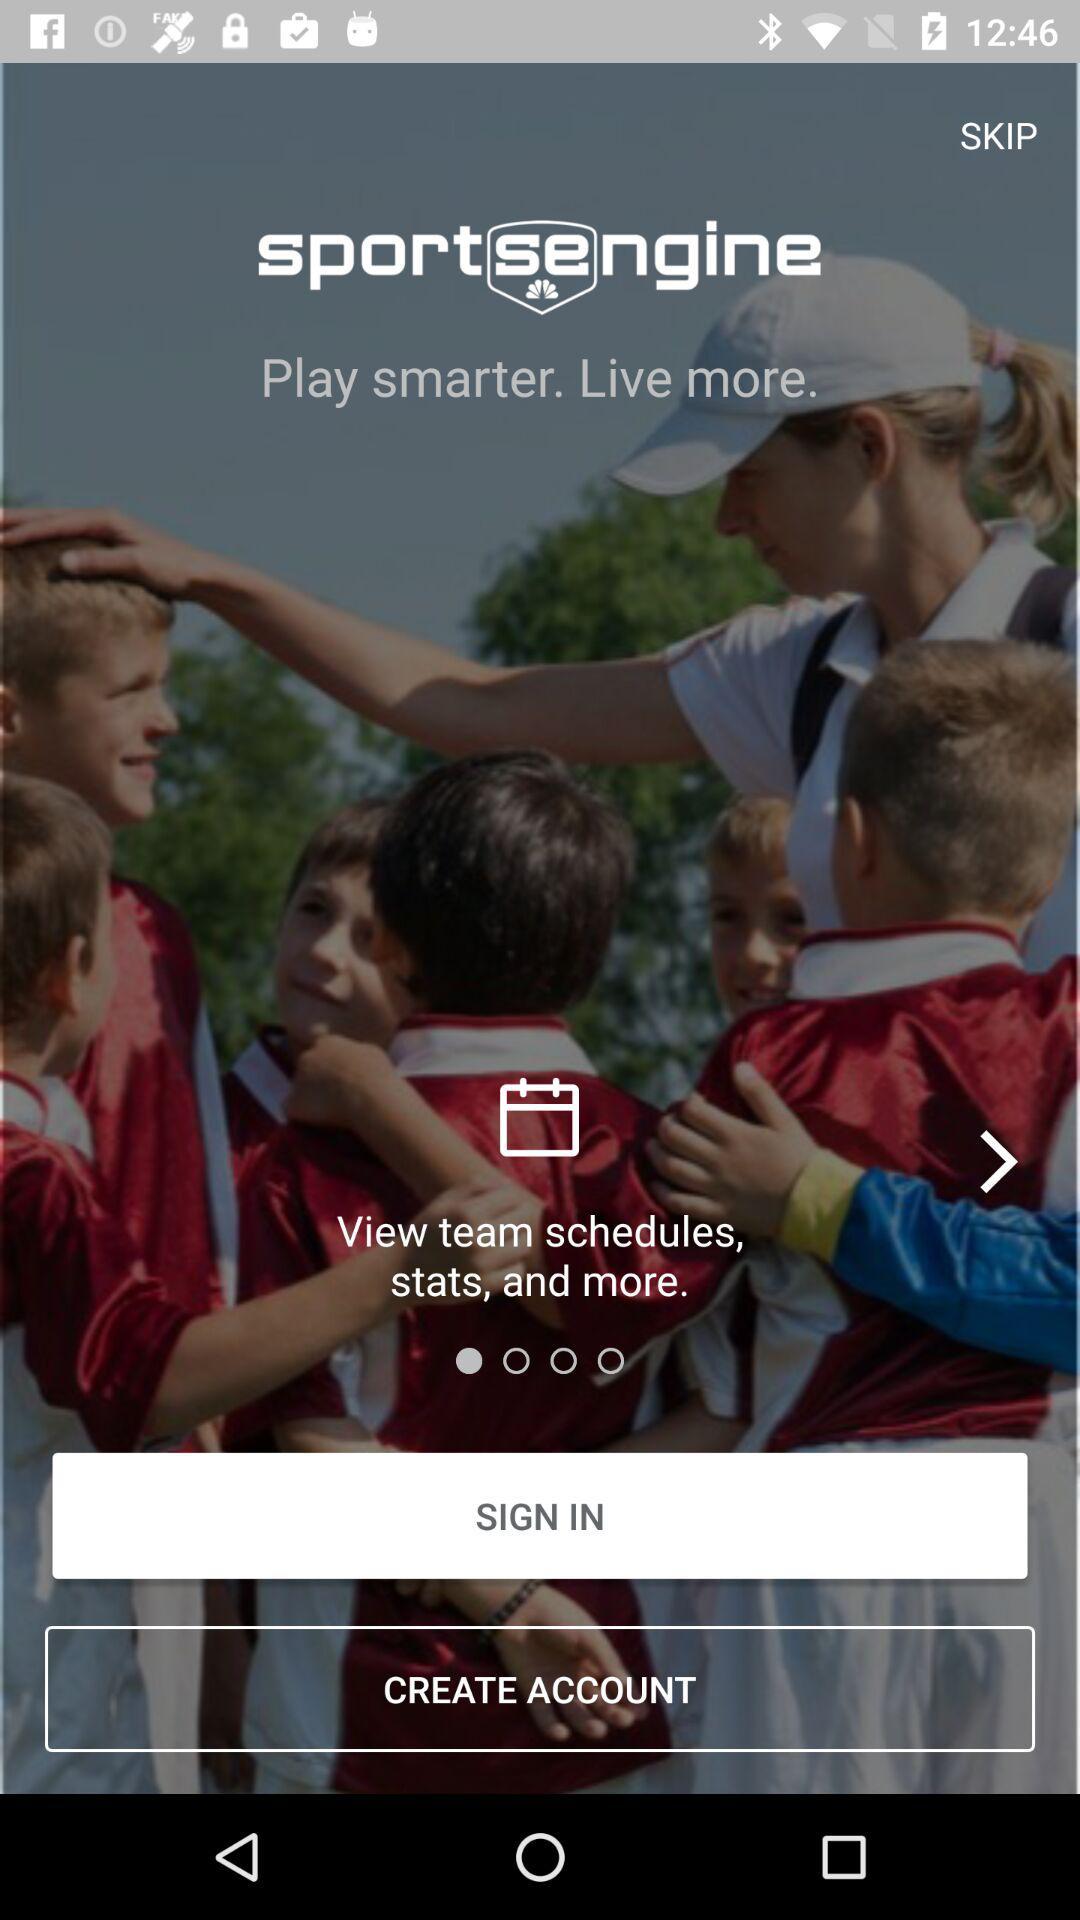 This screenshot has height=1920, width=1080. I want to click on the arrow_forward icon, so click(1001, 1161).